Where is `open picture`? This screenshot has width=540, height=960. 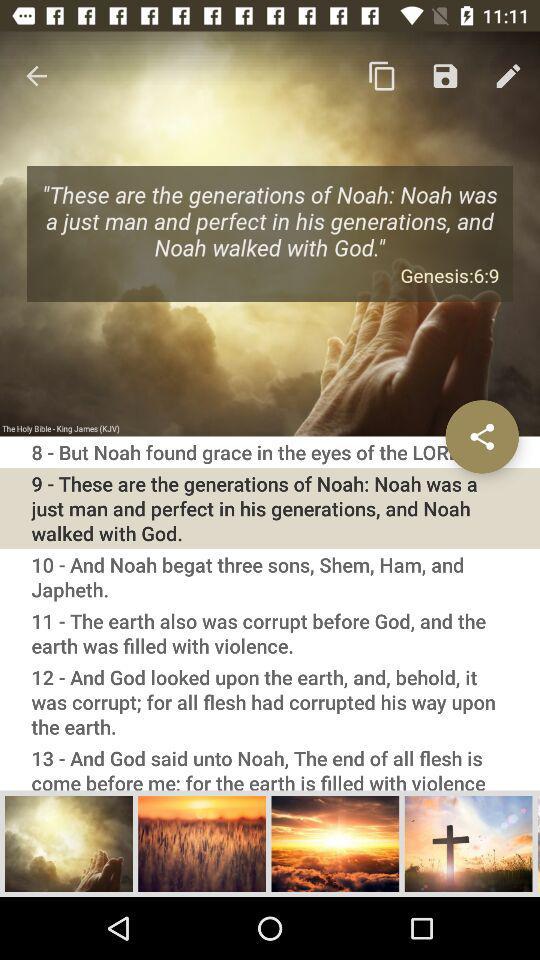
open picture is located at coordinates (468, 842).